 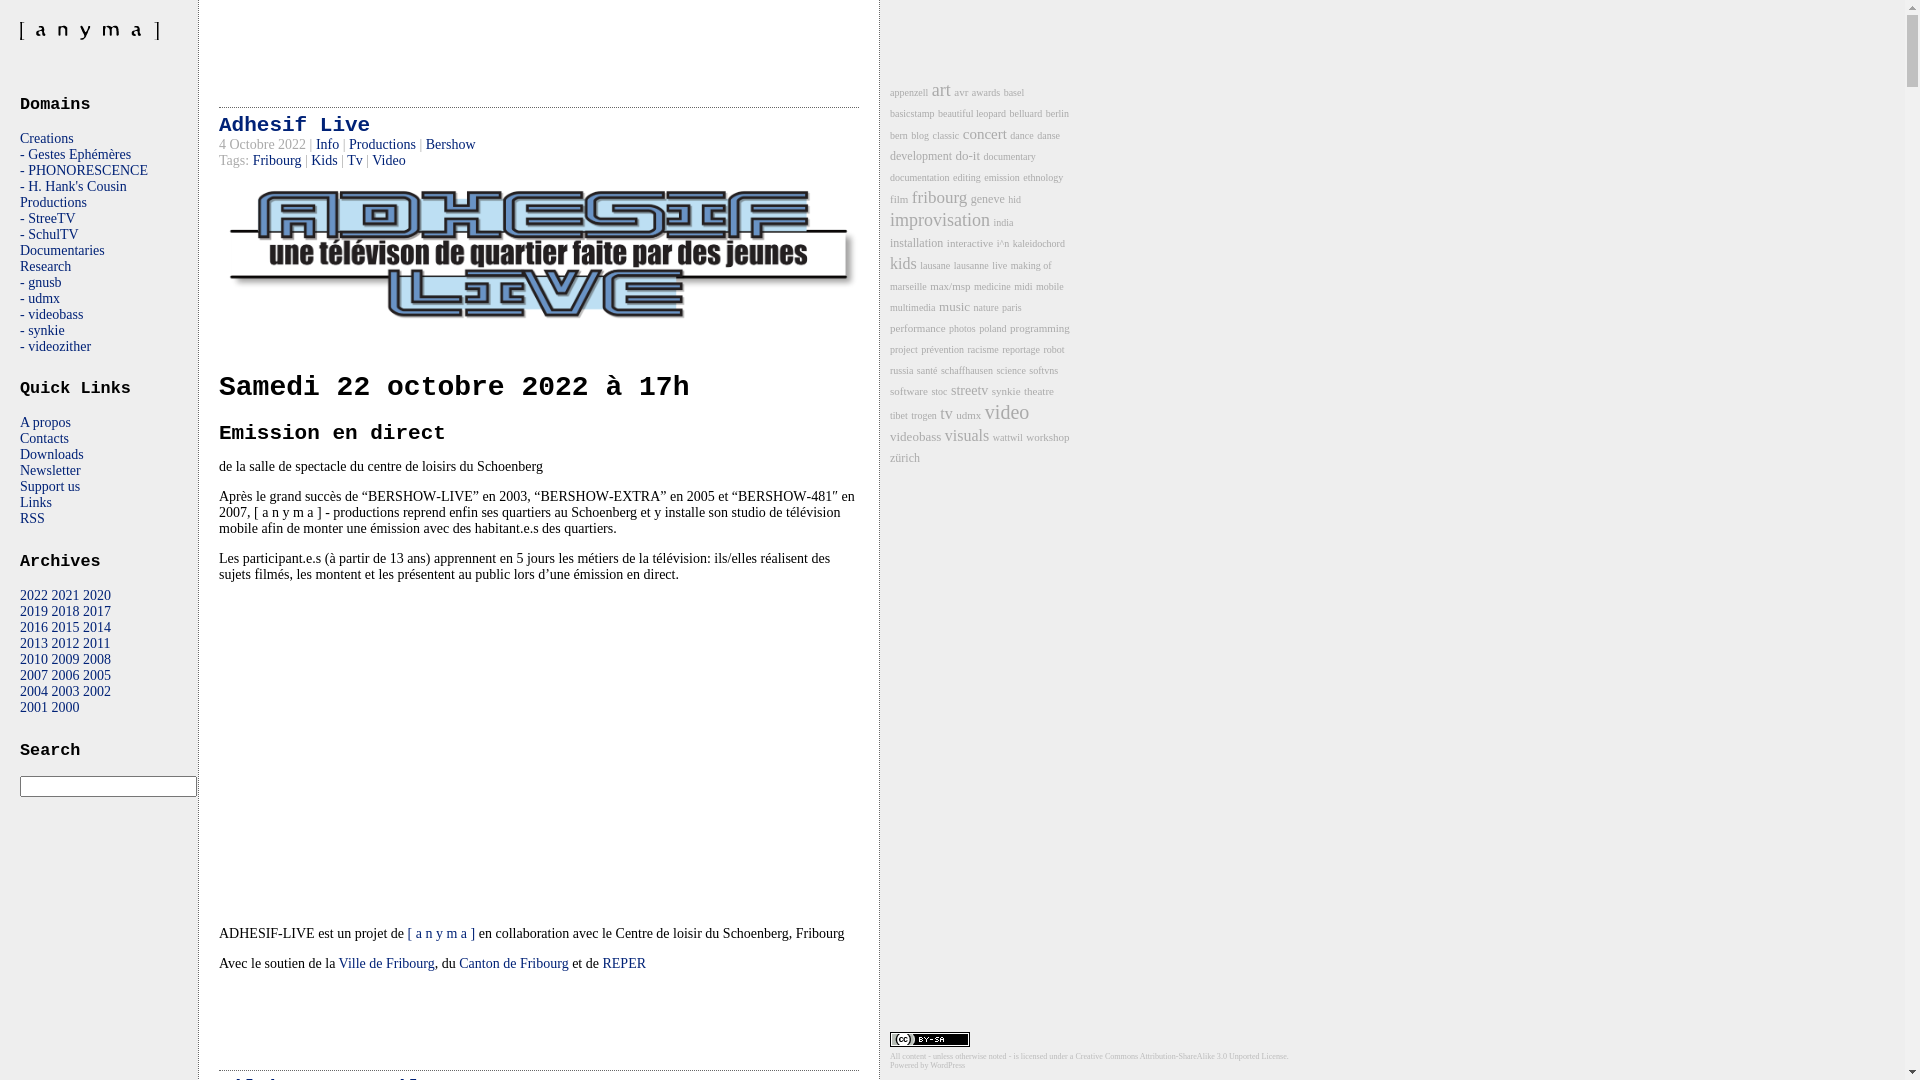 I want to click on '[ a n y m a ]', so click(x=440, y=933).